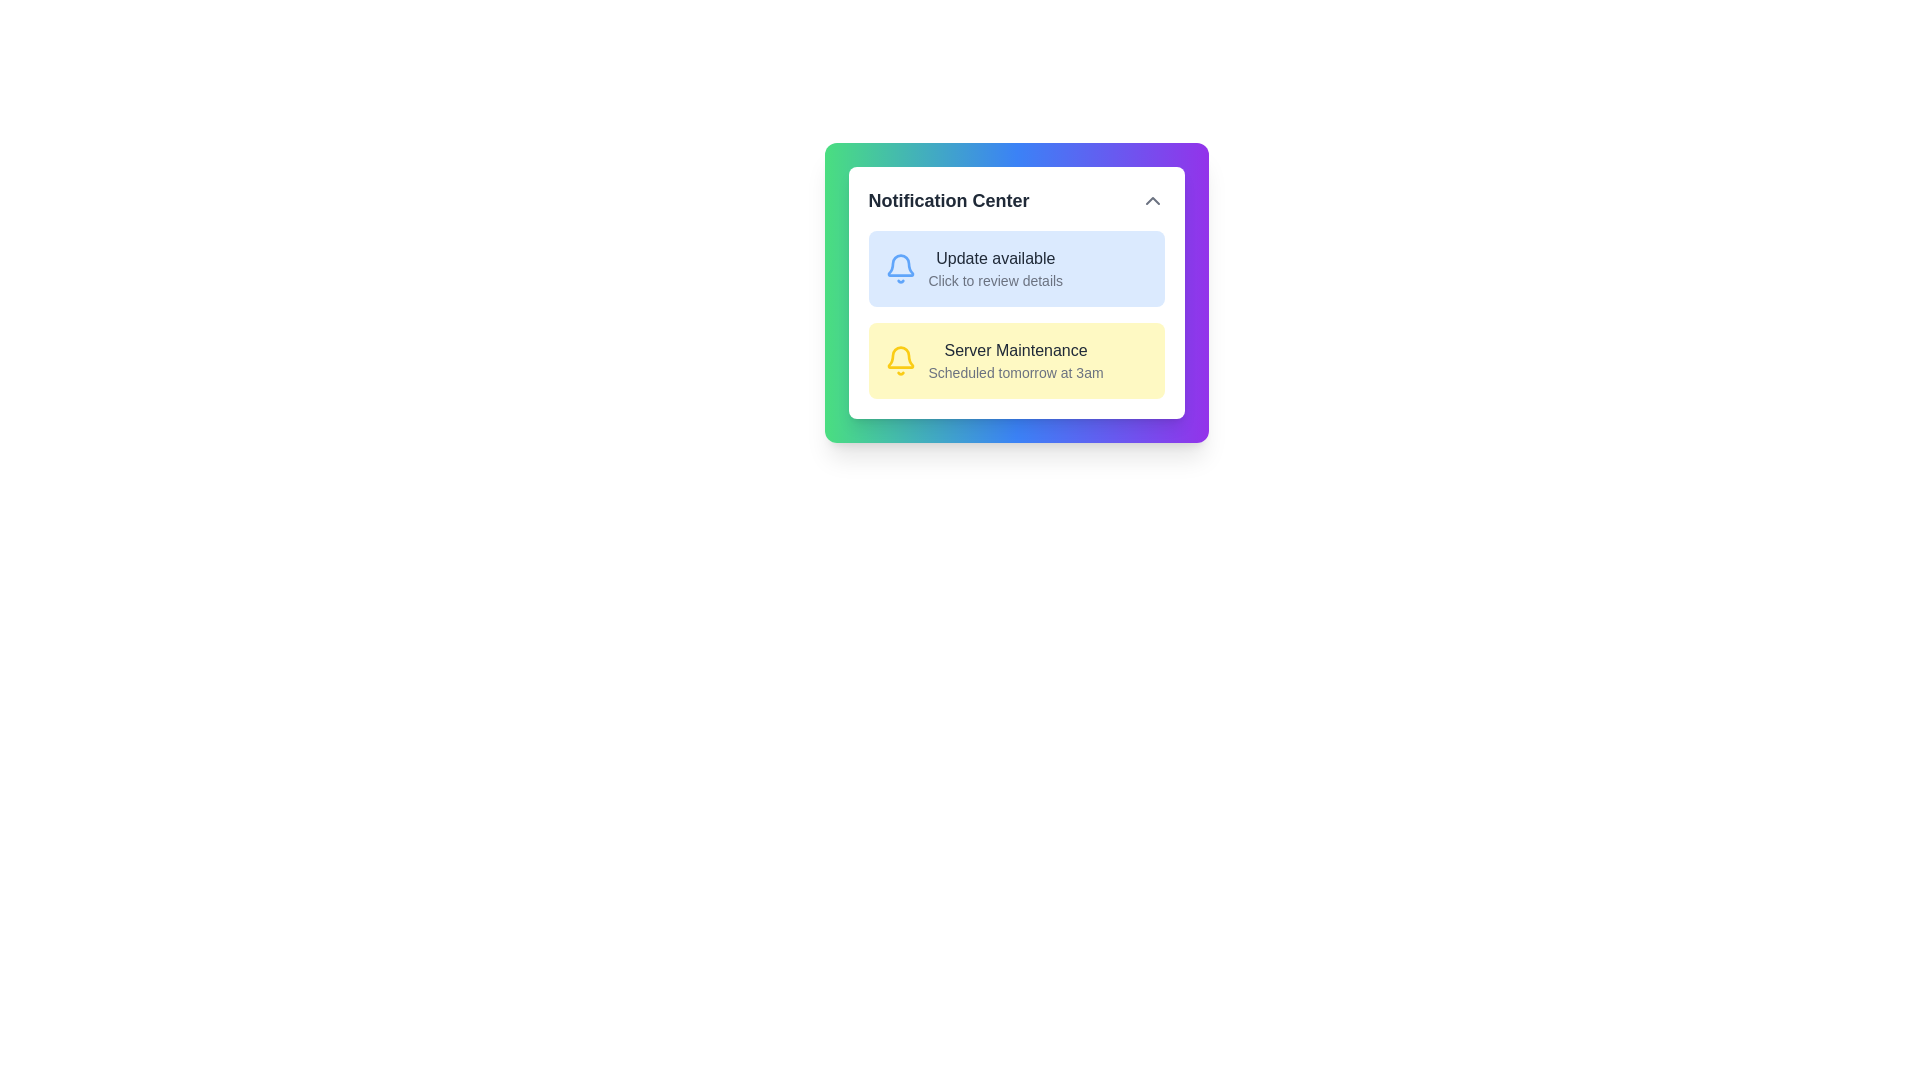  Describe the element at coordinates (899, 268) in the screenshot. I see `the bell icon located within the blue-highlighted notification card under the 'Notification Center' heading, aligned to the left of the card's text content` at that location.